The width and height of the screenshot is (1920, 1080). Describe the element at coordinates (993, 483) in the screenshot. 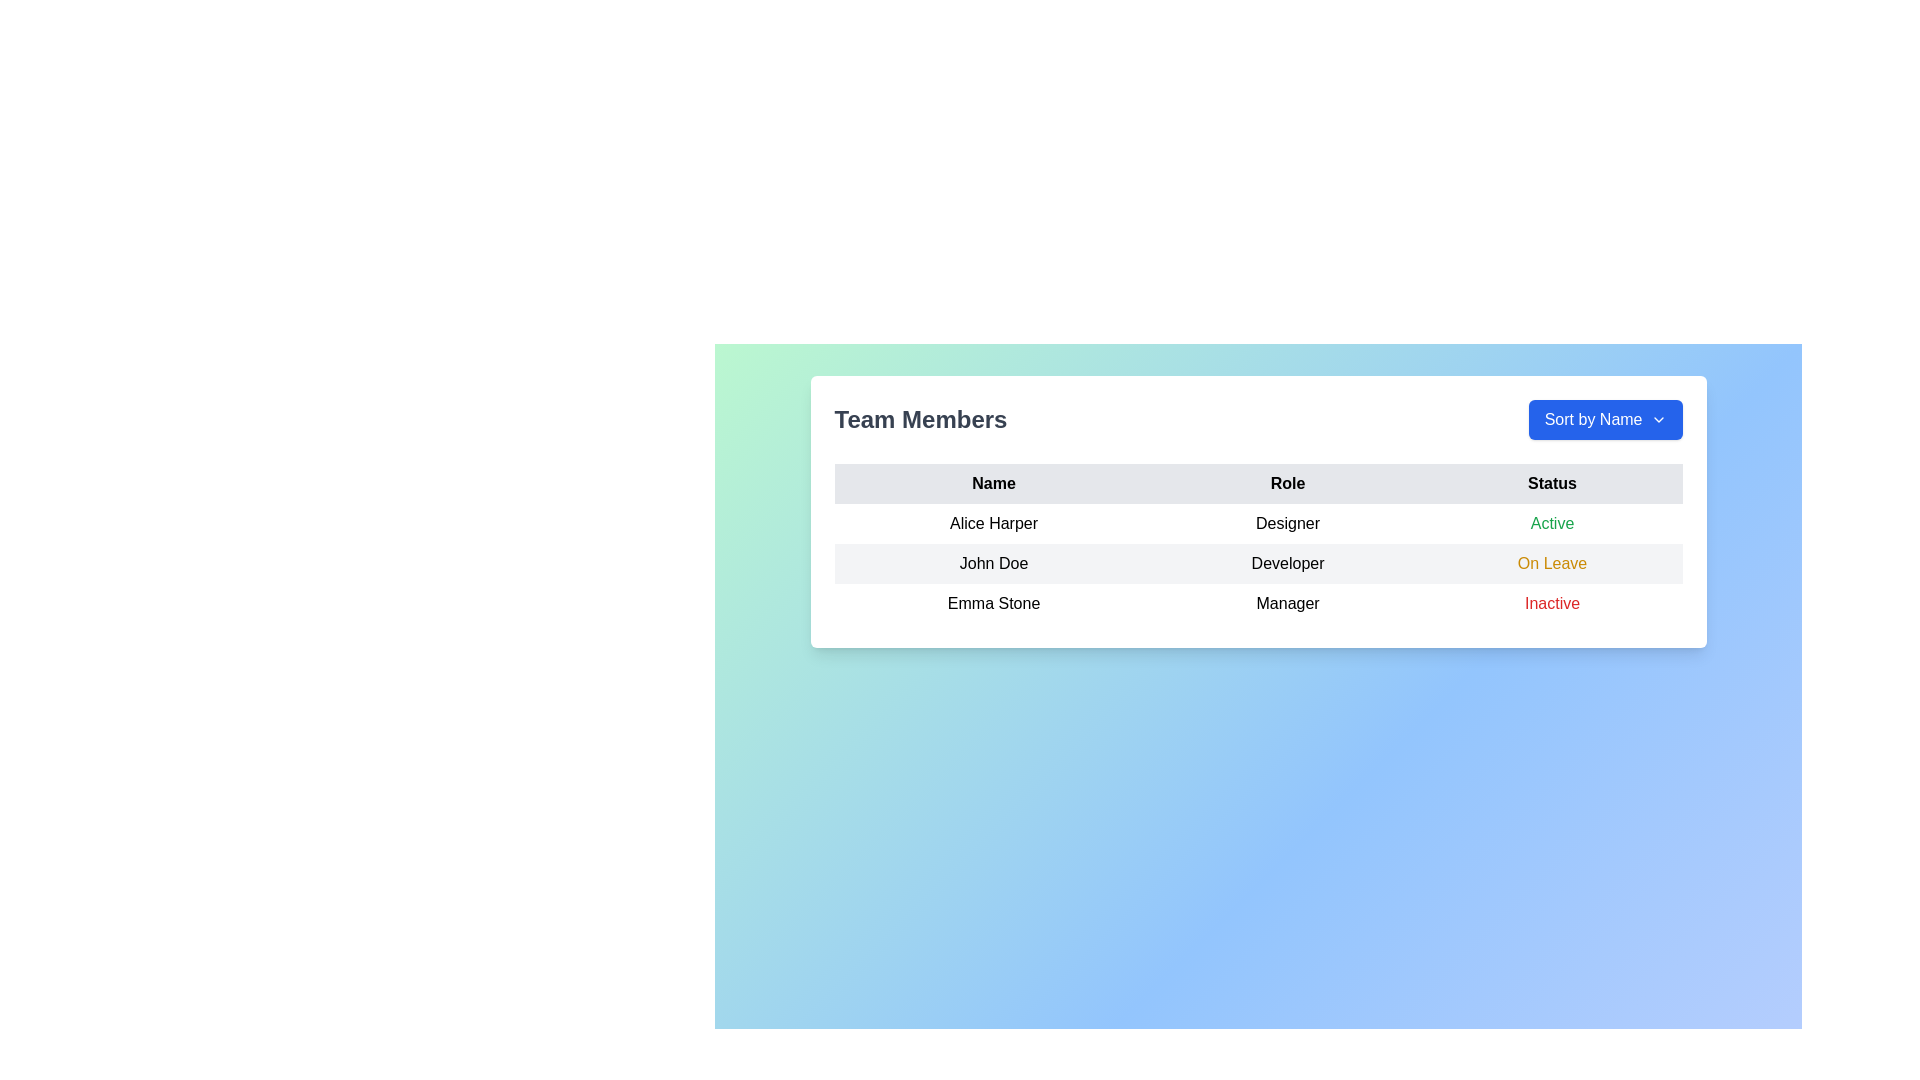

I see `the 'Name' text label, which is the first column header in the 'Team Members' table, featuring bold black text on a light gray background` at that location.